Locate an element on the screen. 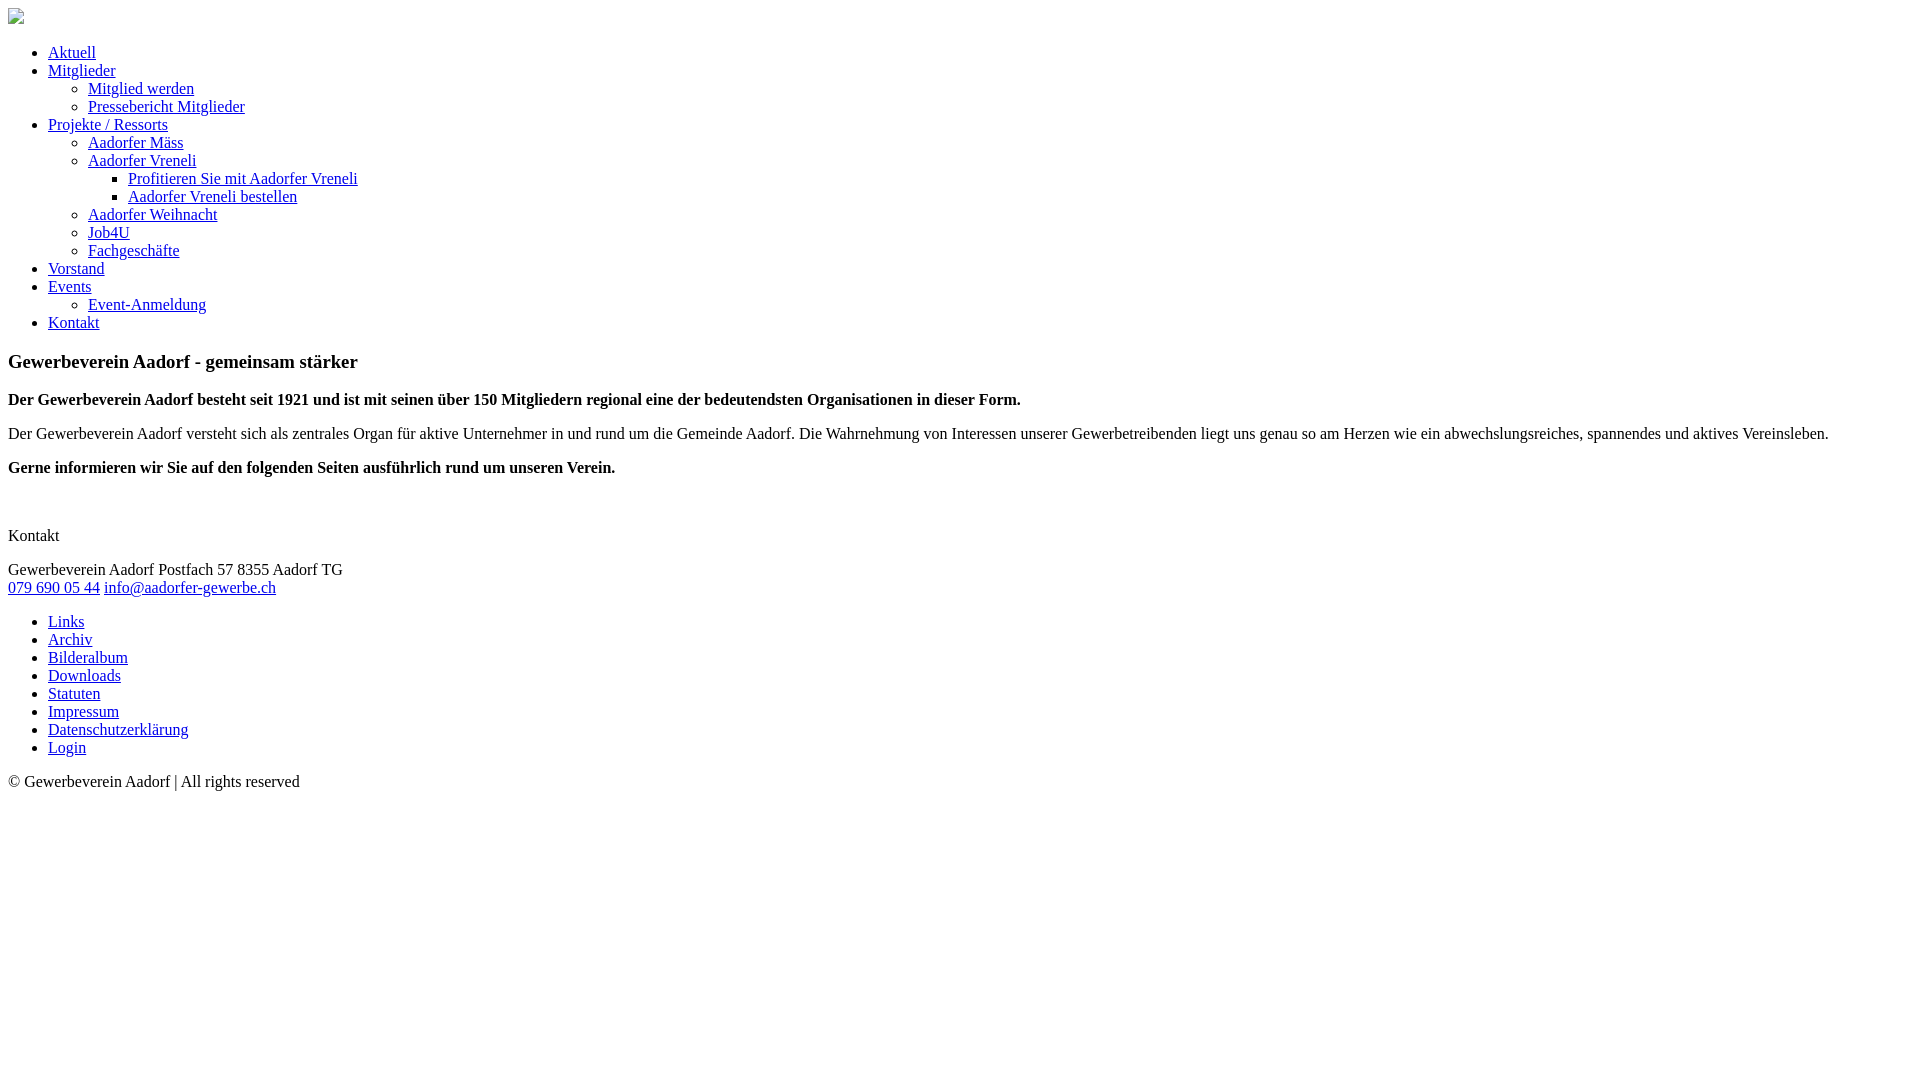 The height and width of the screenshot is (1080, 1920). 'Bilderalbum' is located at coordinates (86, 657).